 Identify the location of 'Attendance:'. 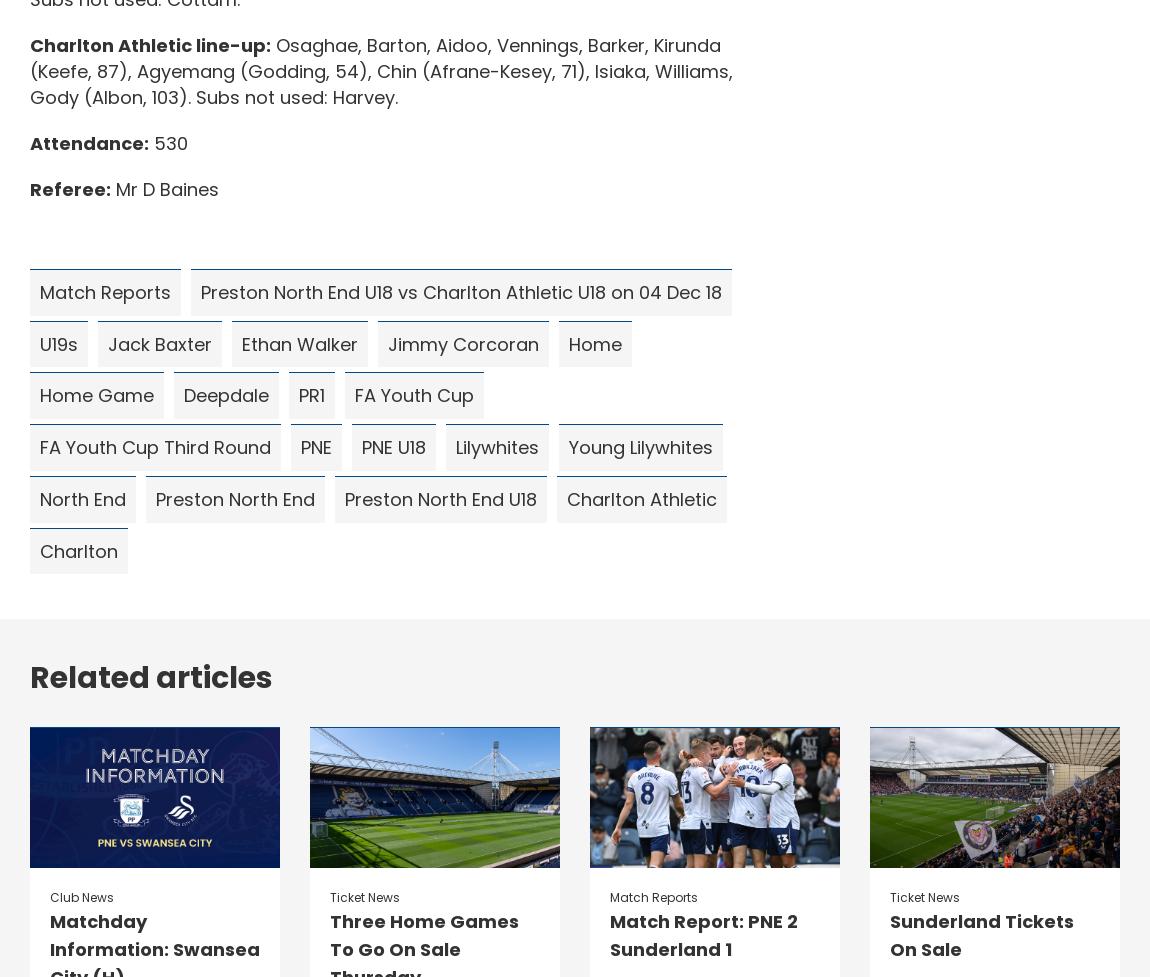
(88, 143).